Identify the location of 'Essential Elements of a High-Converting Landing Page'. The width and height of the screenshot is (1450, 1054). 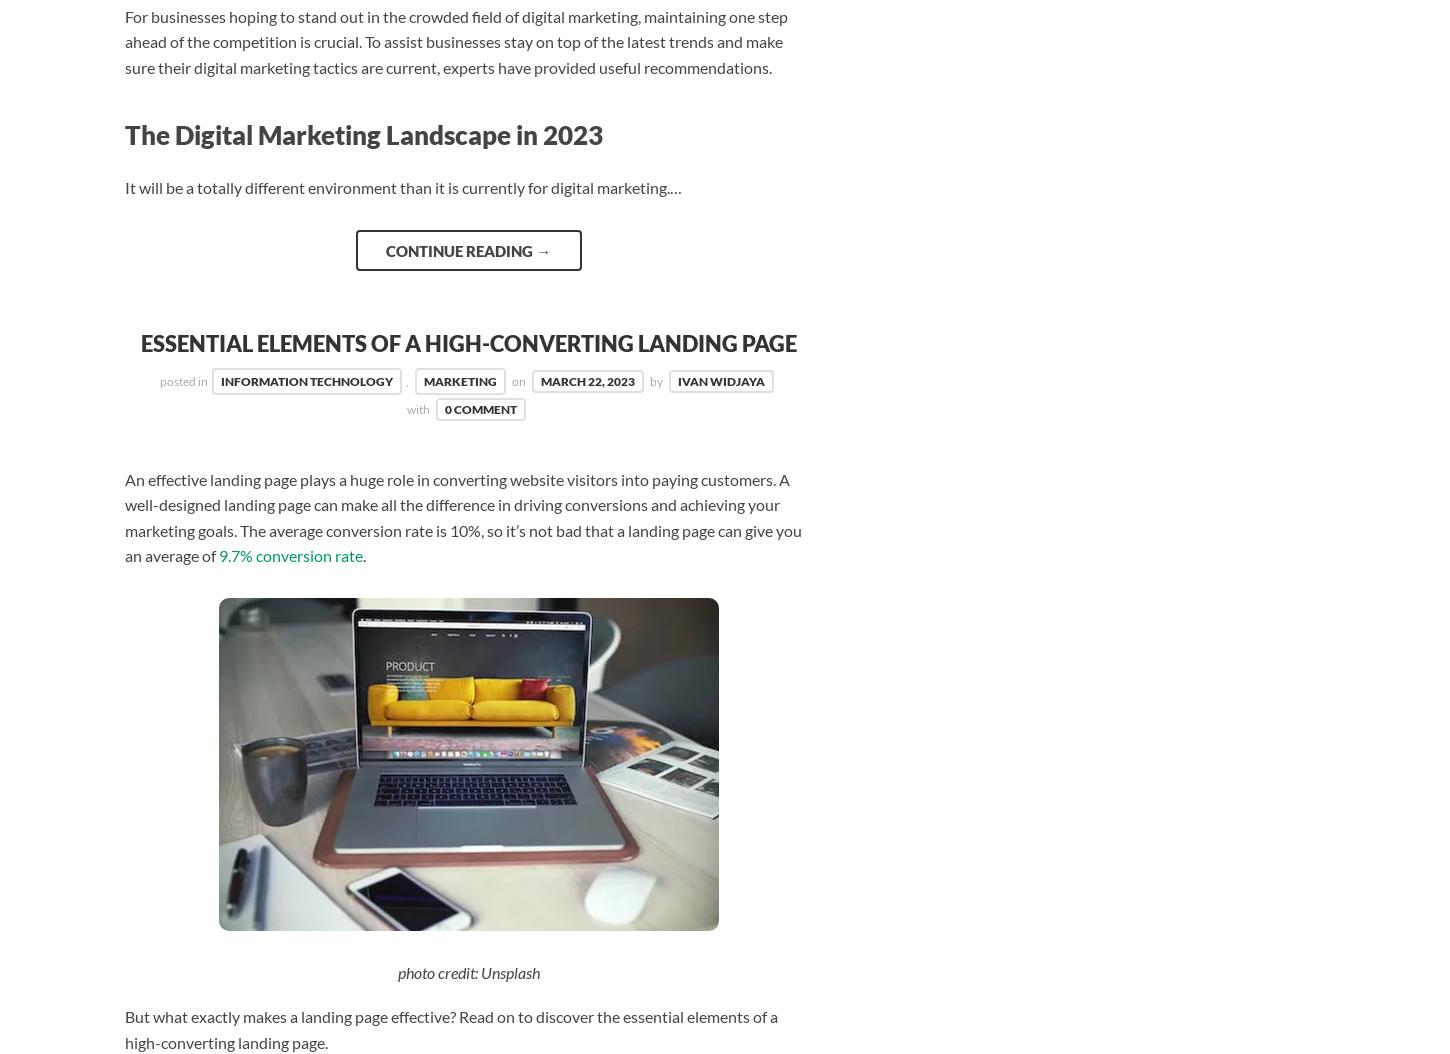
(467, 343).